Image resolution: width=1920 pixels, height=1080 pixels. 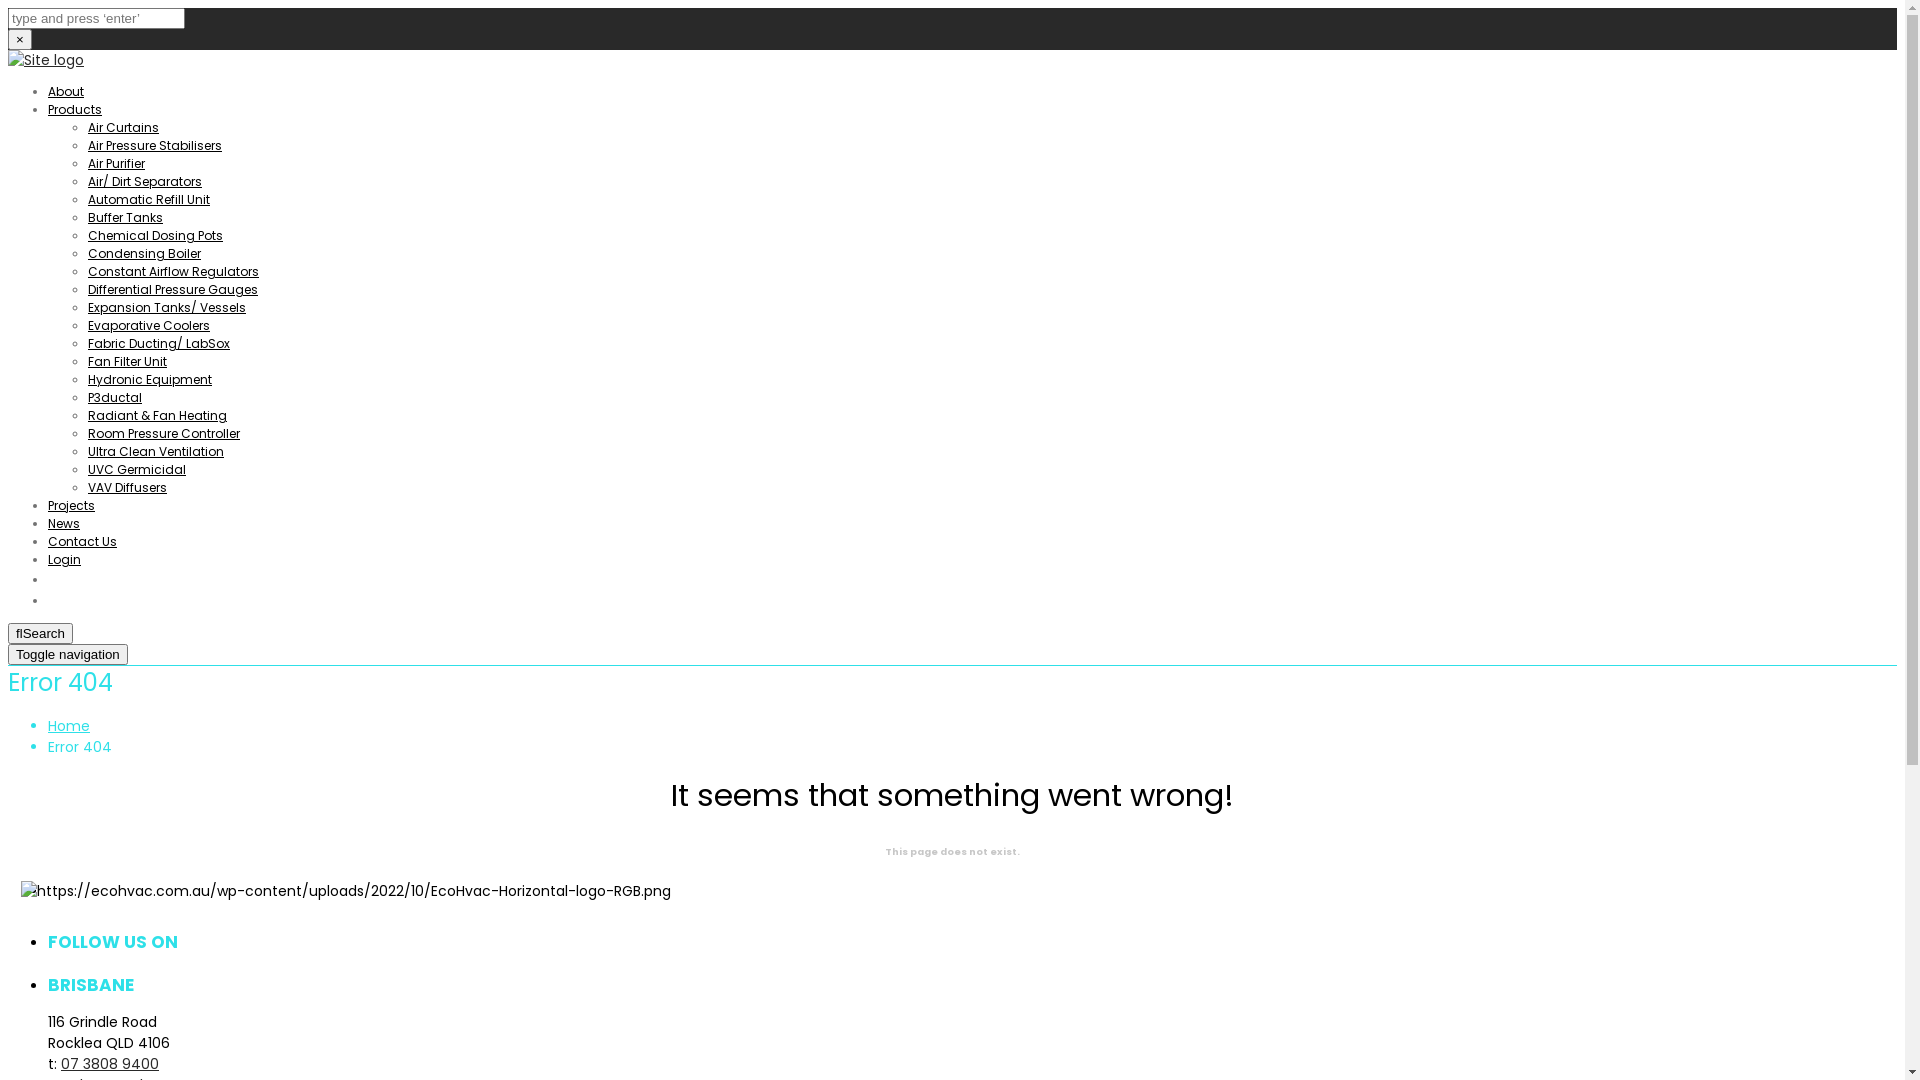 What do you see at coordinates (86, 487) in the screenshot?
I see `'VAV Diffusers'` at bounding box center [86, 487].